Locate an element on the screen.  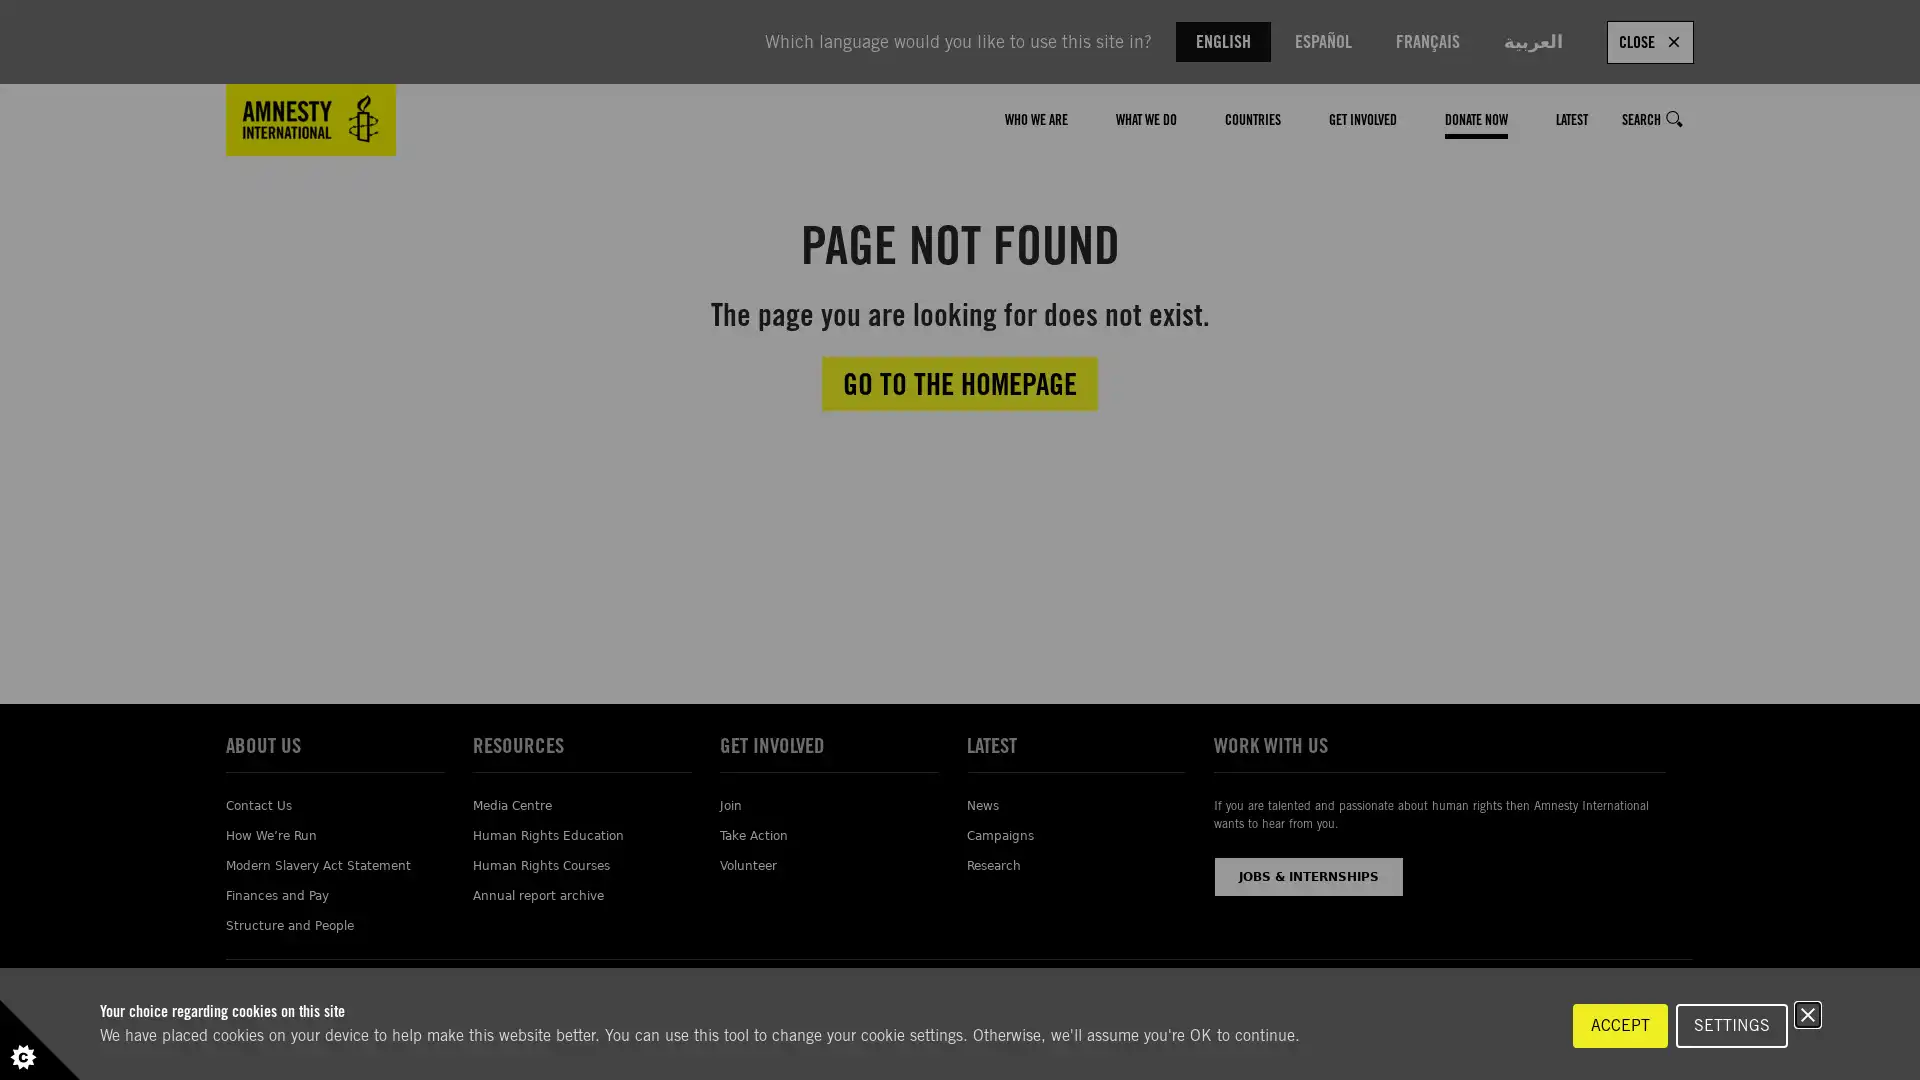
CLOSE is located at coordinates (1650, 41).